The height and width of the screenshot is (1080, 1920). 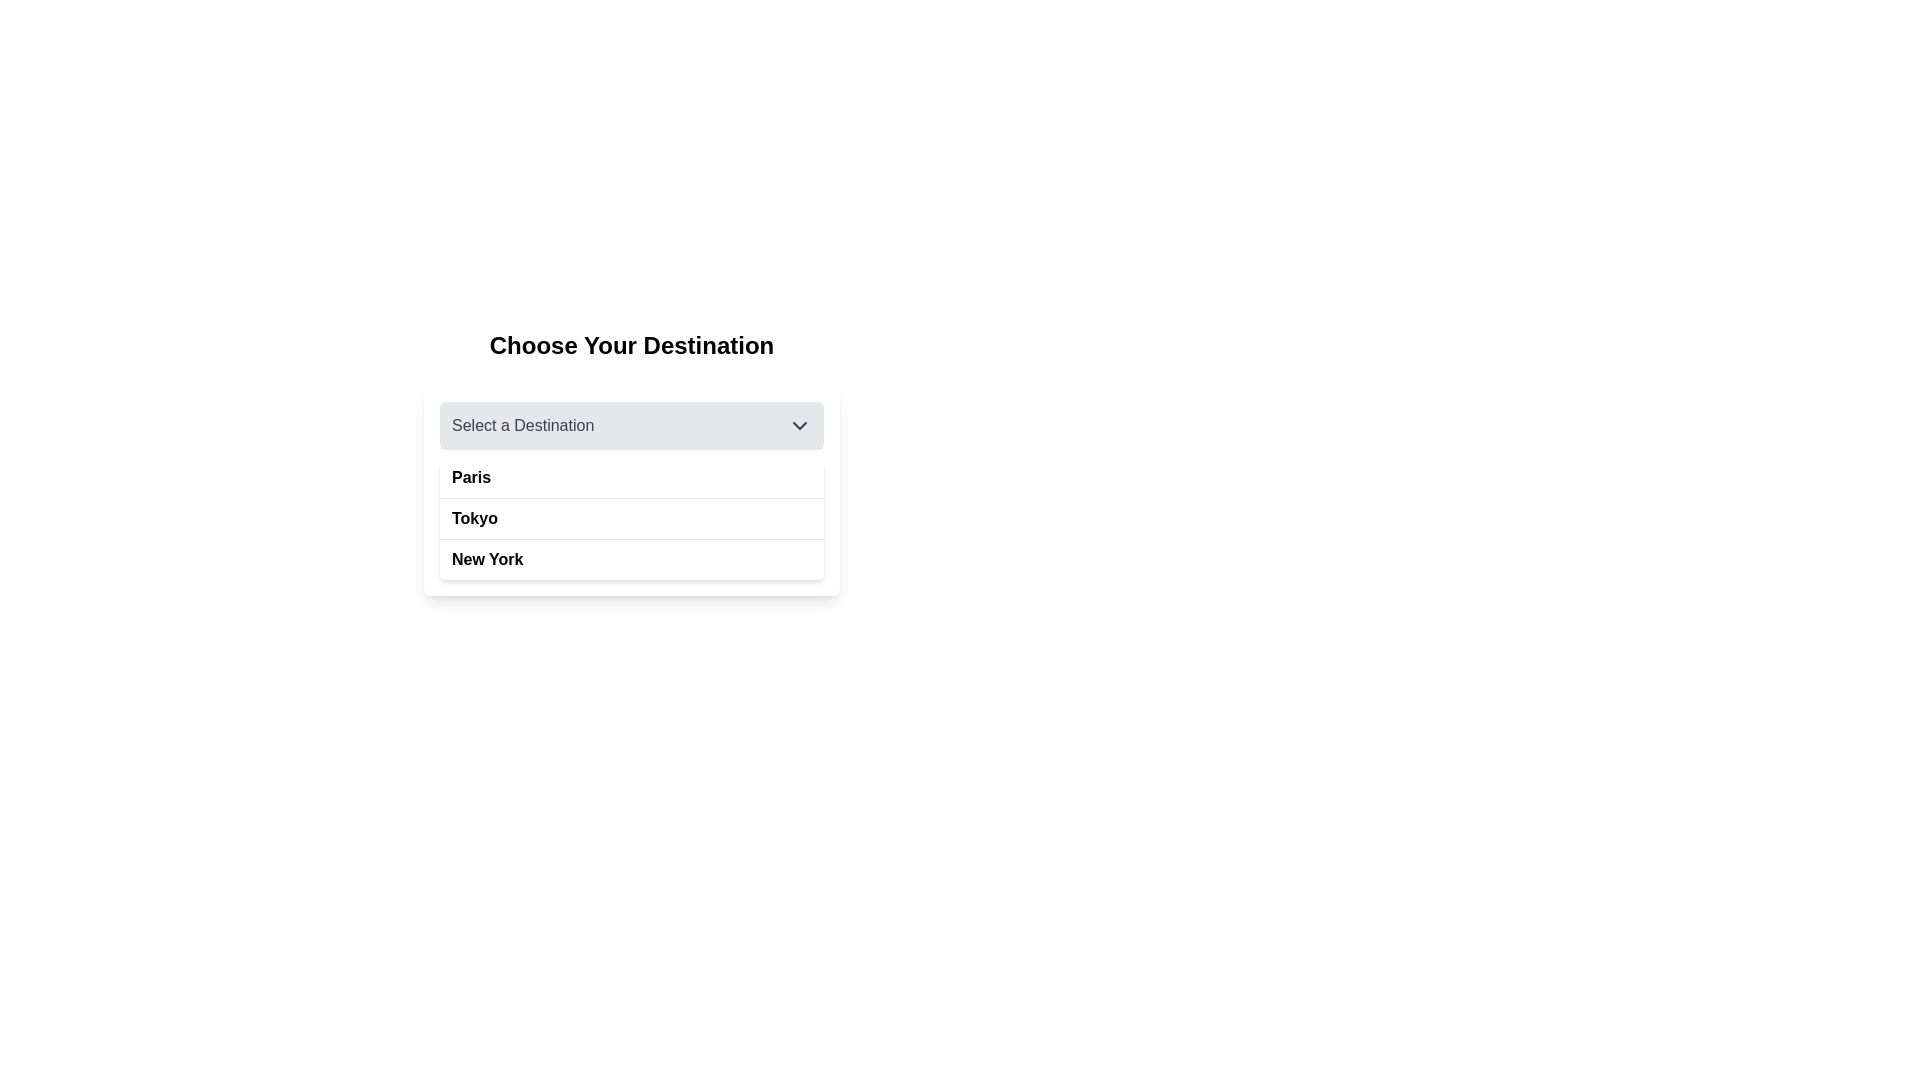 What do you see at coordinates (631, 478) in the screenshot?
I see `the 'Paris' menu option, which is the first selectable option in the 'Choose Your Destination' list` at bounding box center [631, 478].